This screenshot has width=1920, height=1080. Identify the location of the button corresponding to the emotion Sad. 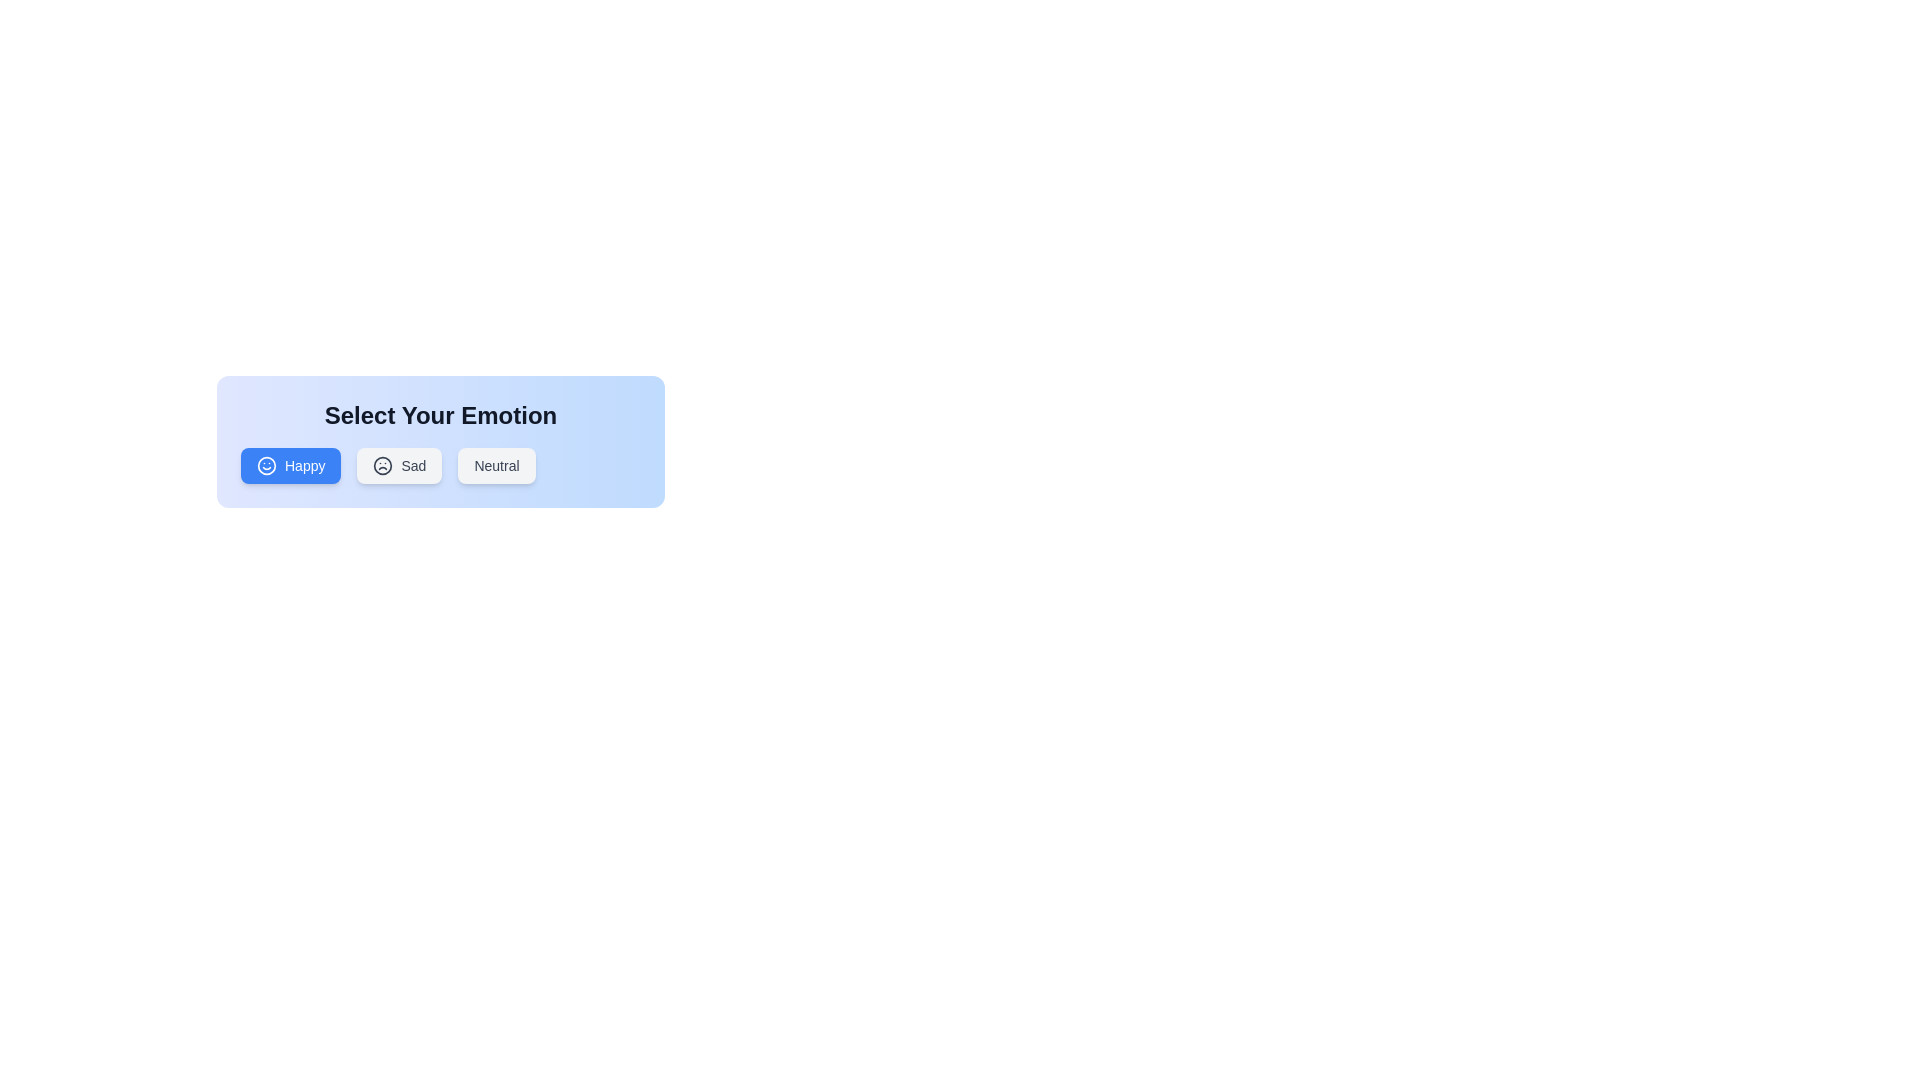
(399, 466).